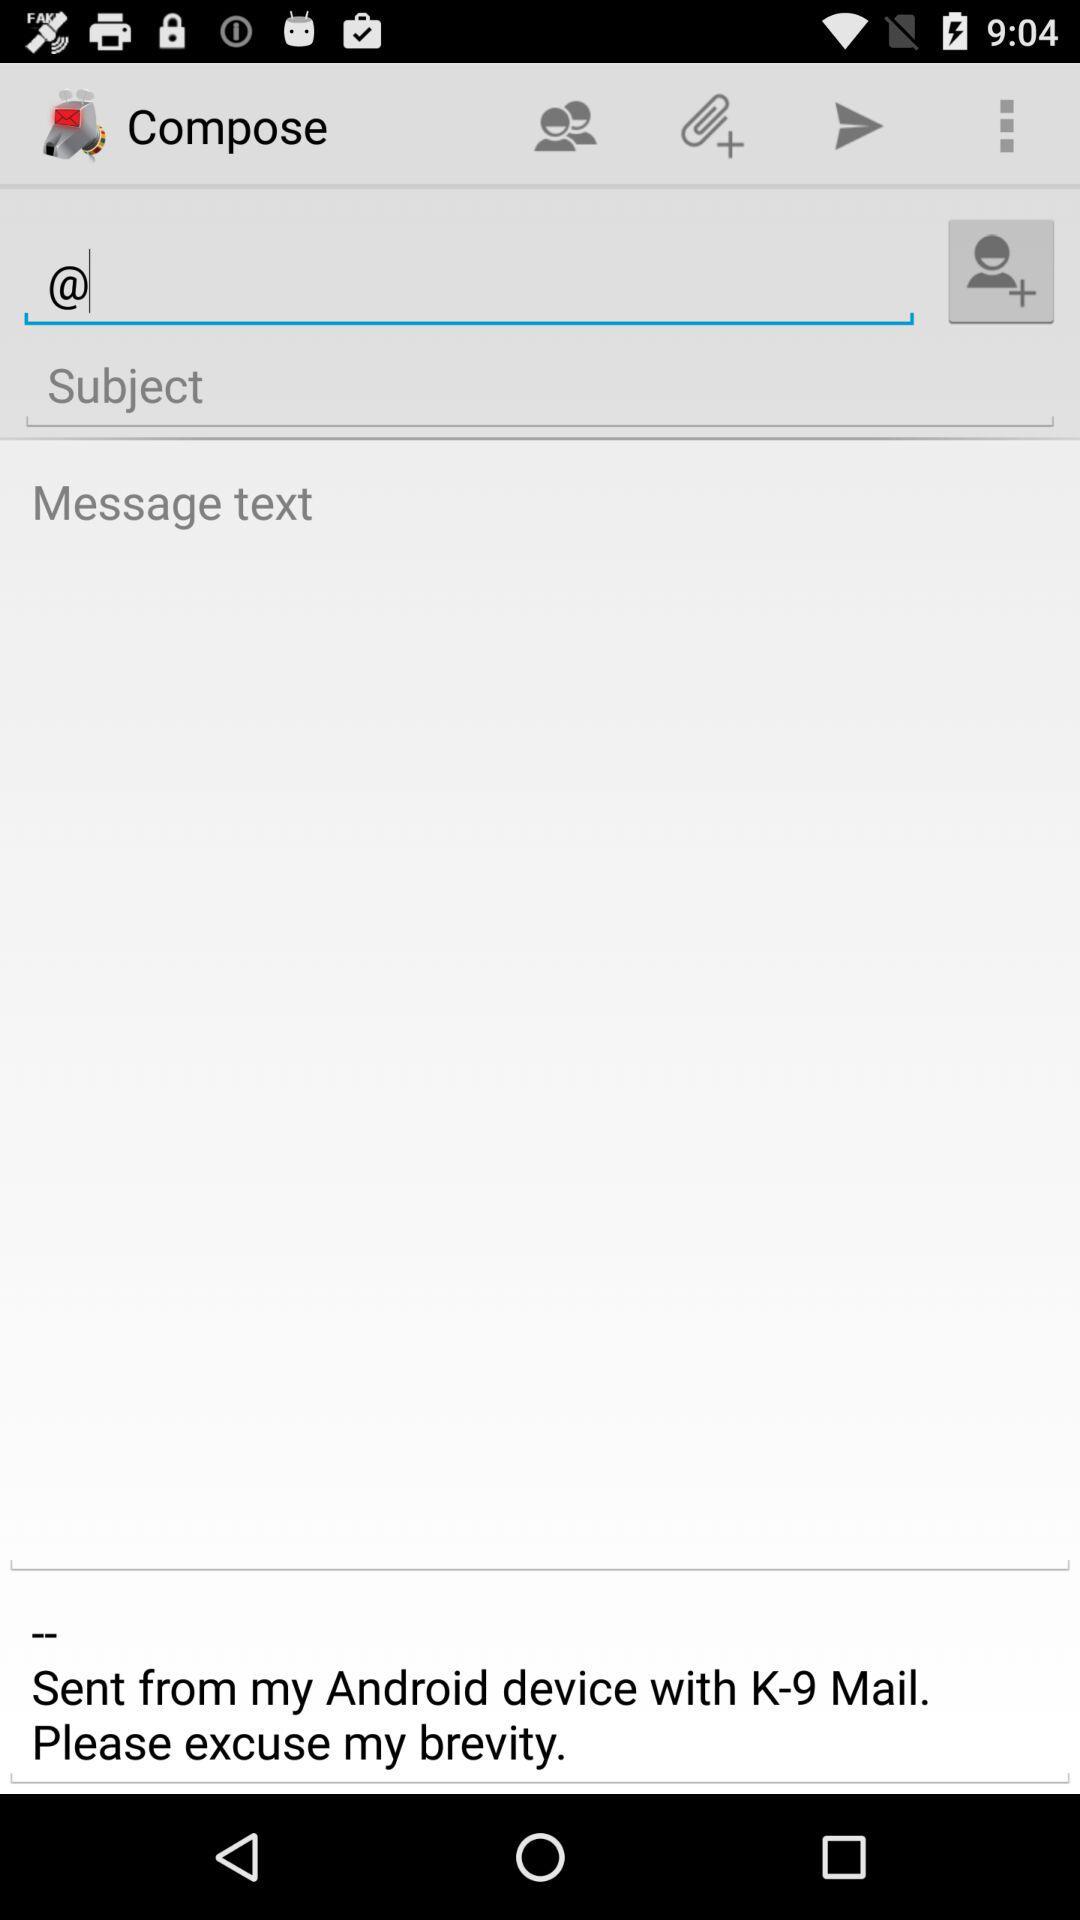 This screenshot has height=1920, width=1080. Describe the element at coordinates (565, 124) in the screenshot. I see `item to the right of the compose` at that location.